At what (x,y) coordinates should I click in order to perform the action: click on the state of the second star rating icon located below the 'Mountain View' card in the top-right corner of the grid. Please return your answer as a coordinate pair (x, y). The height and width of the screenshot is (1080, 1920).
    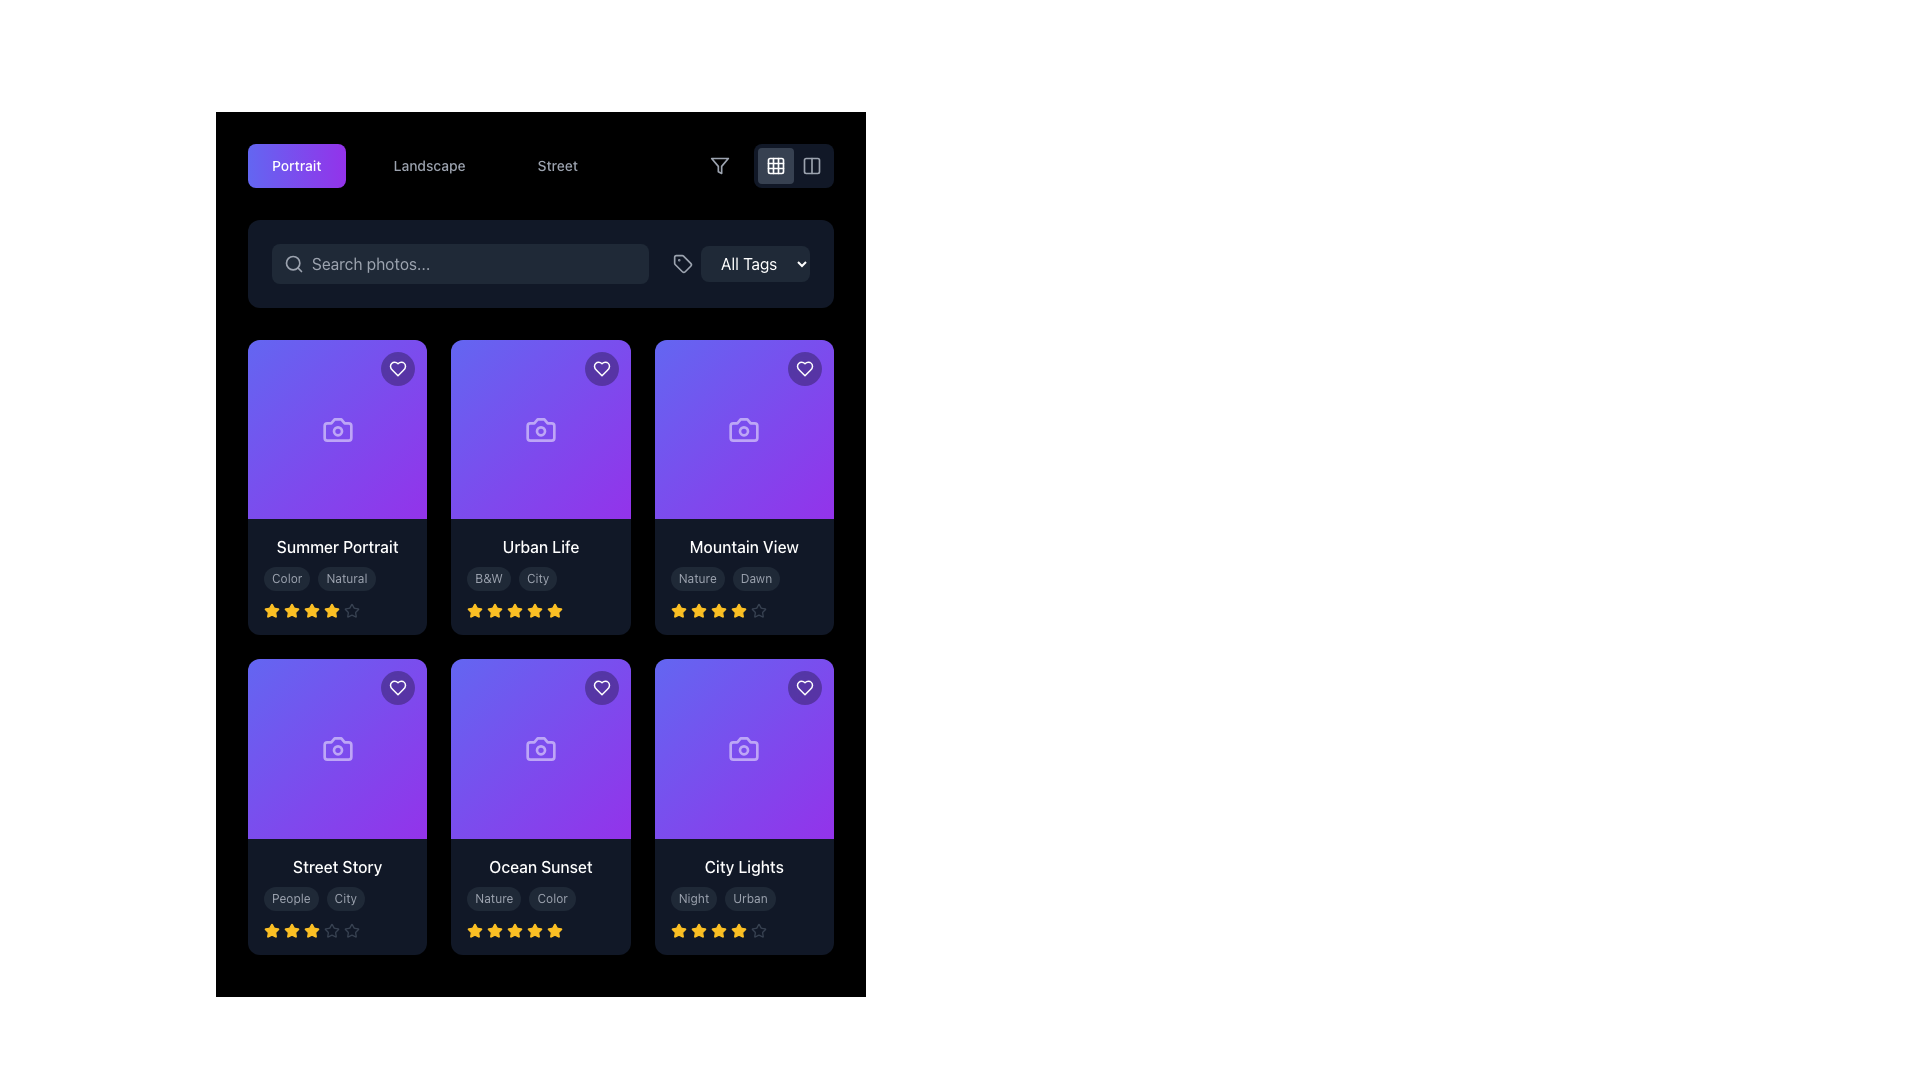
    Looking at the image, I should click on (698, 610).